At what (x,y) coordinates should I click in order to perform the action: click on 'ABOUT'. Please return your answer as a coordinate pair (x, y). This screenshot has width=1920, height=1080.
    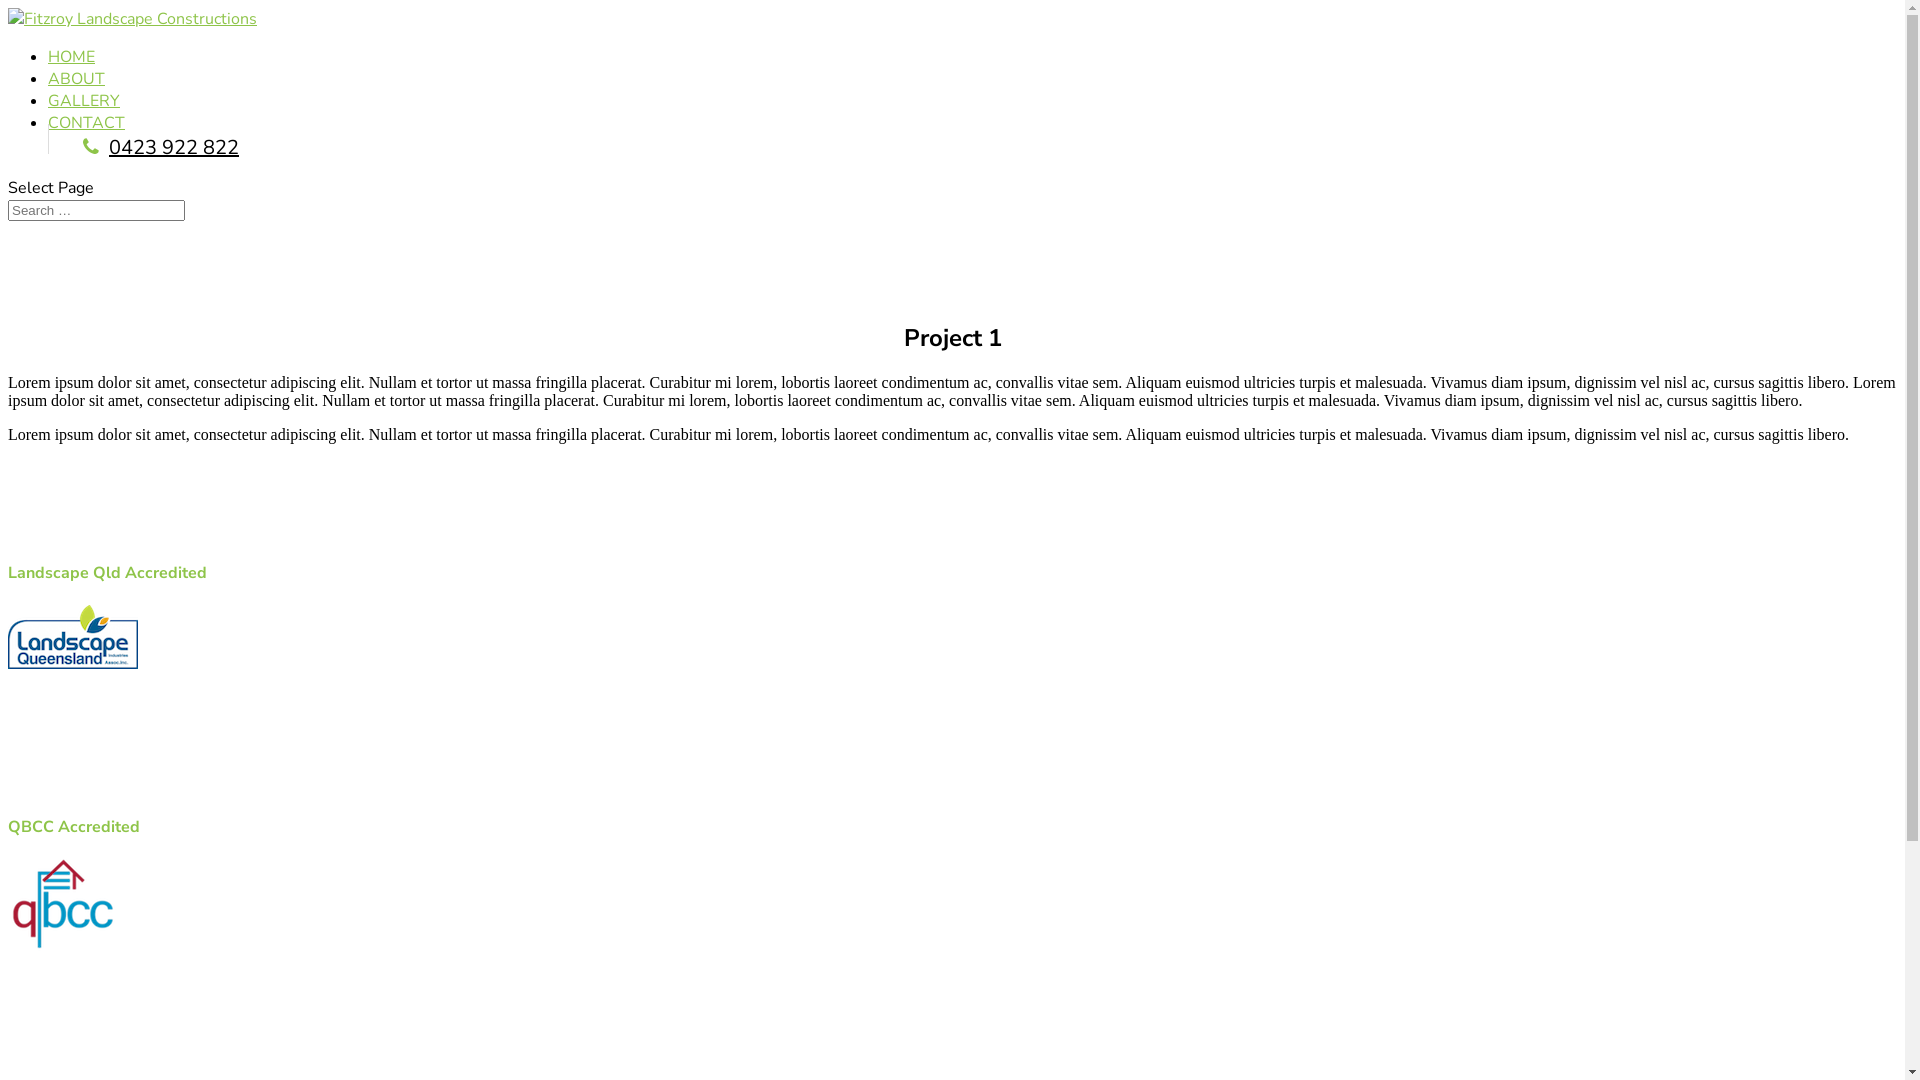
    Looking at the image, I should click on (48, 77).